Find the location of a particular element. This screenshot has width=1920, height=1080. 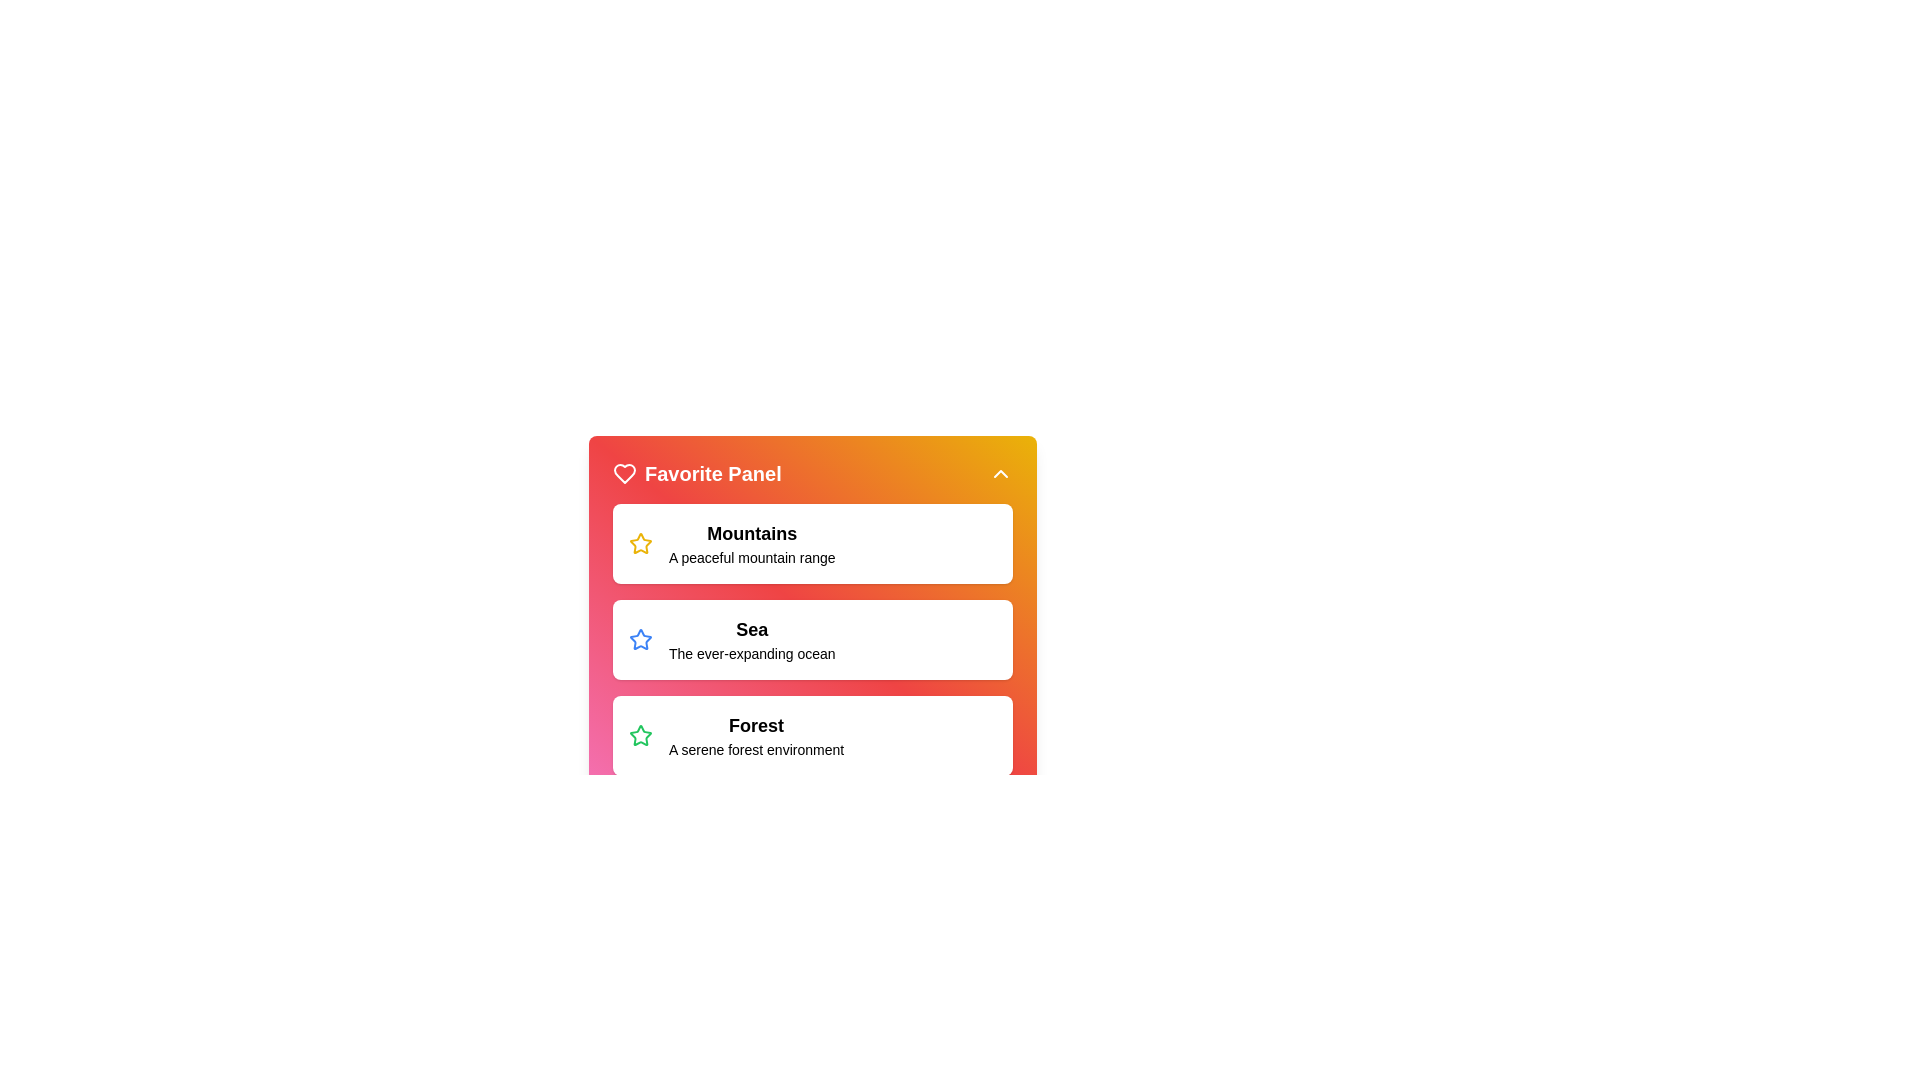

the decorative icon situated next to the 'Sea' label in the second panel of the list, which signifies importance is located at coordinates (641, 639).